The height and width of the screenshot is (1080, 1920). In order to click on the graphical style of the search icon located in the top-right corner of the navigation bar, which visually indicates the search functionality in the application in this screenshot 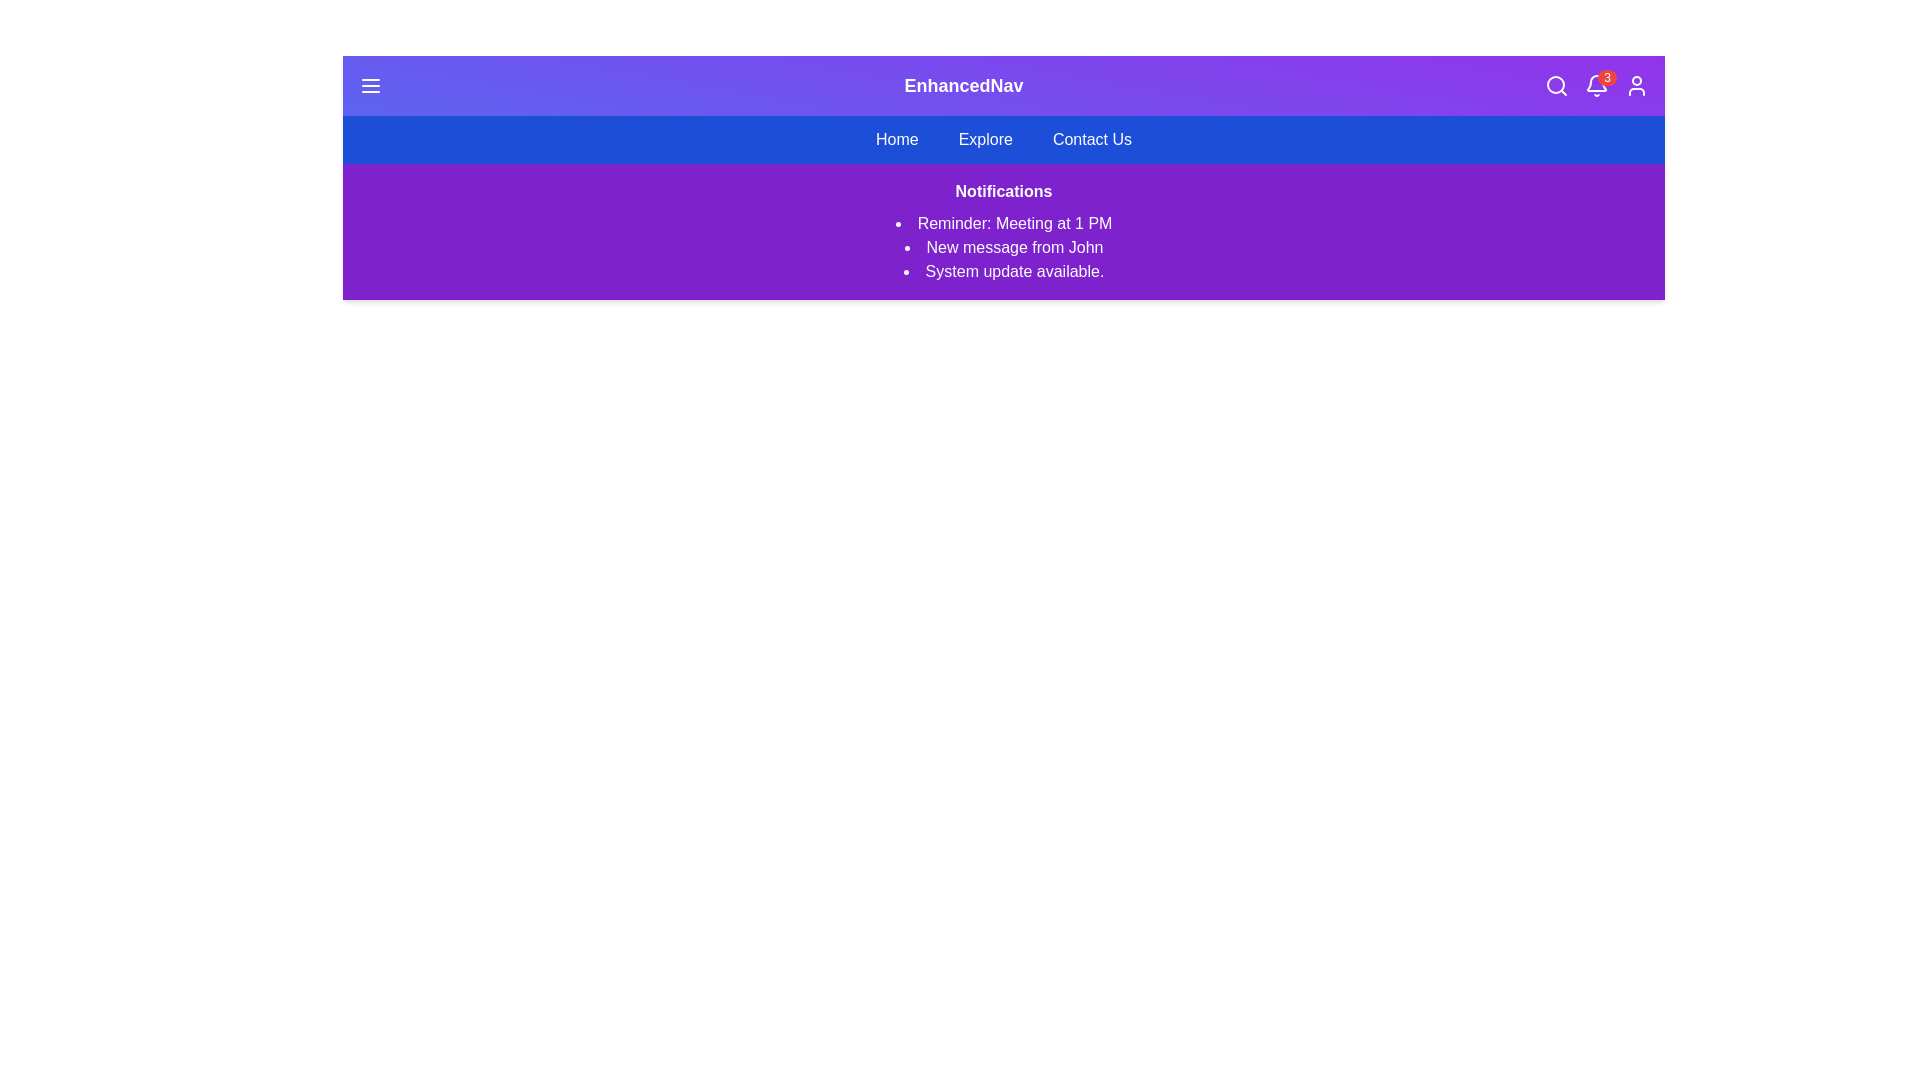, I will do `click(1554, 83)`.